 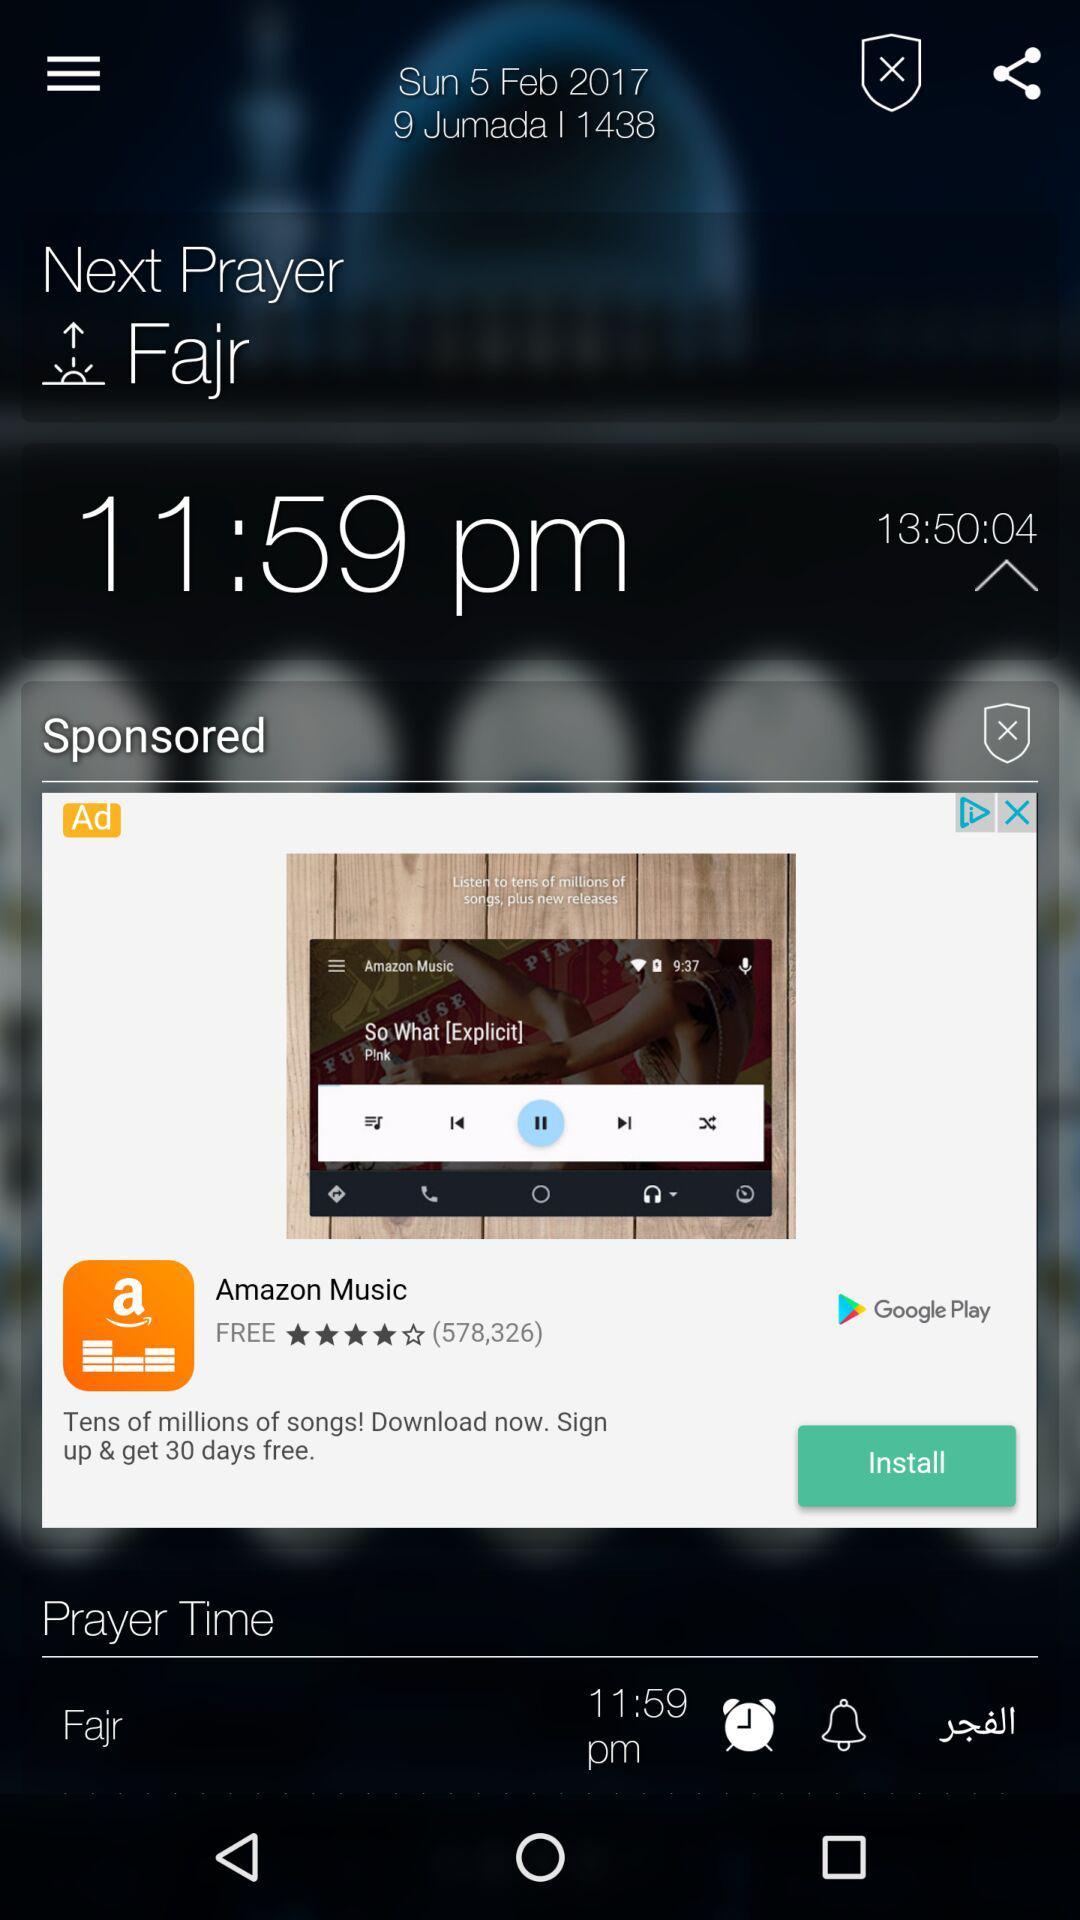 I want to click on the item above 11:59 pm item, so click(x=540, y=1656).